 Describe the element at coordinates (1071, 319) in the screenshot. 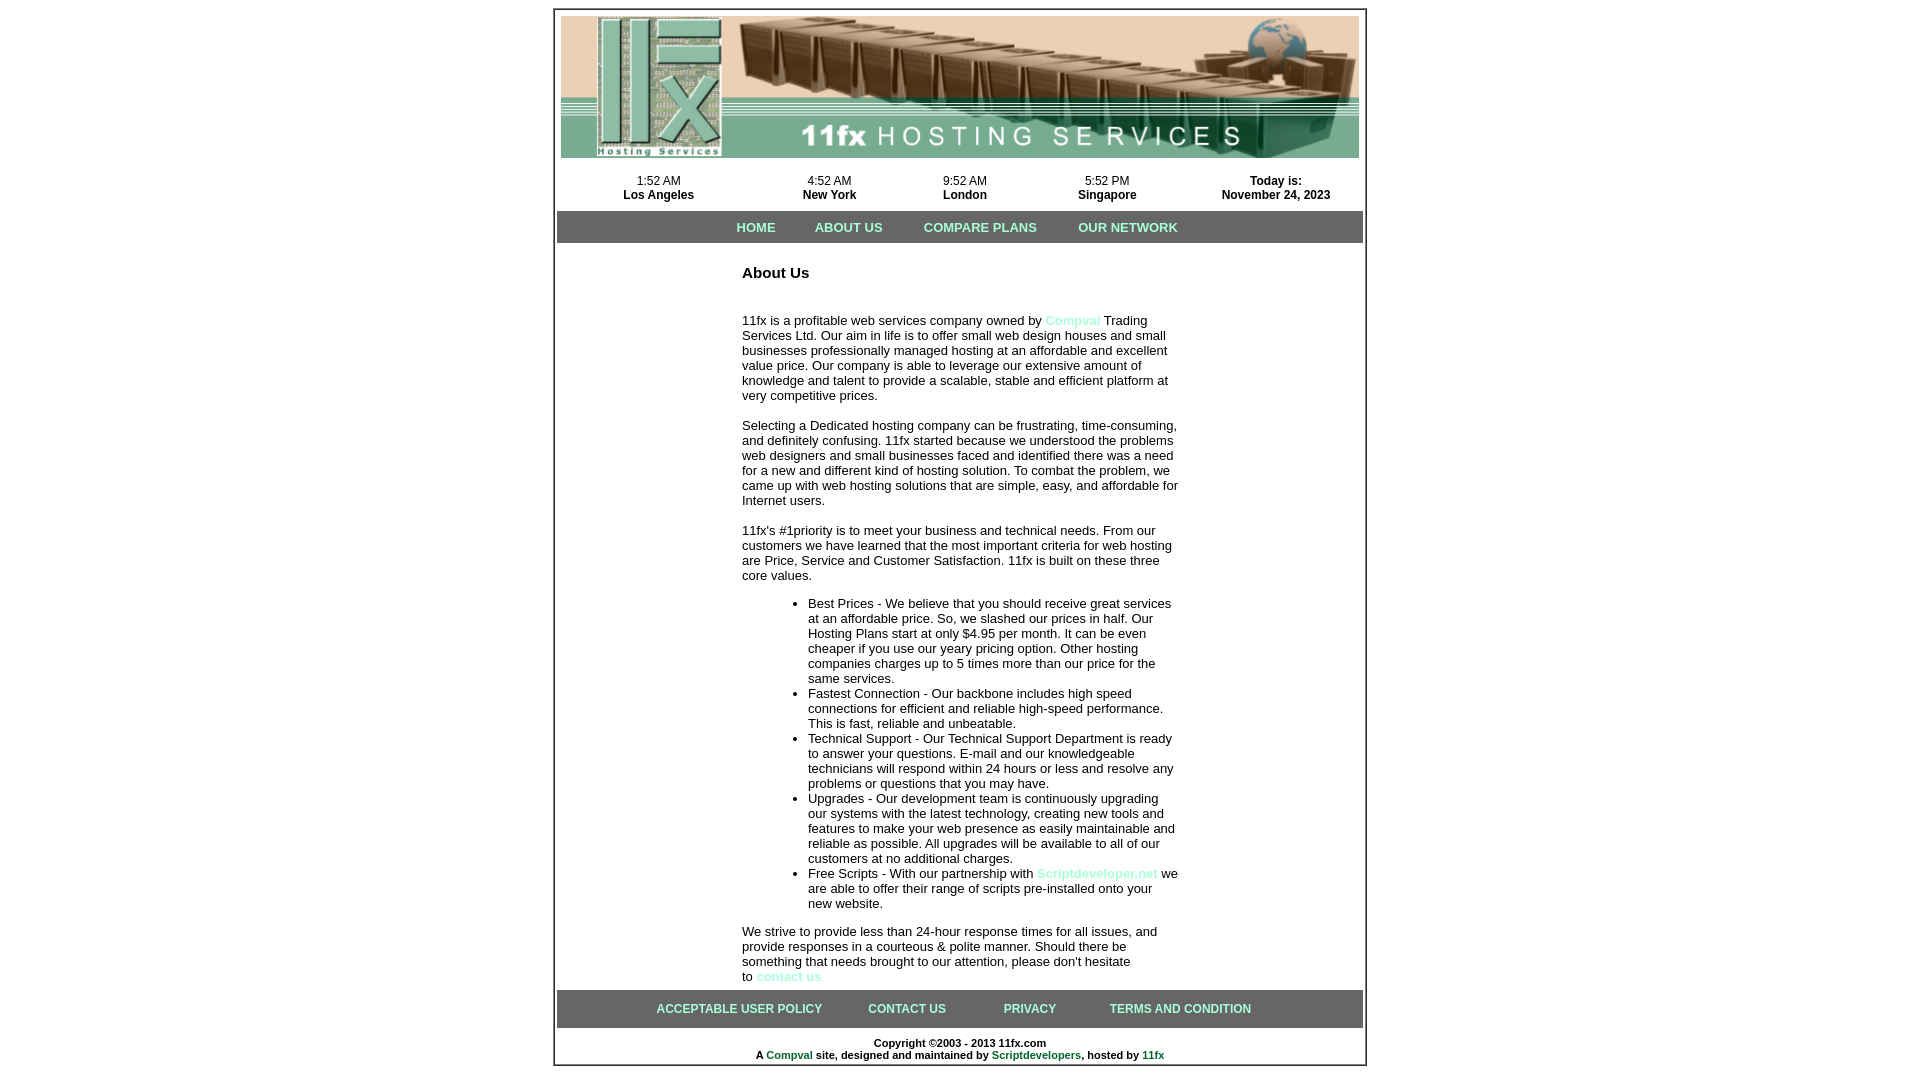

I see `'Compval'` at that location.